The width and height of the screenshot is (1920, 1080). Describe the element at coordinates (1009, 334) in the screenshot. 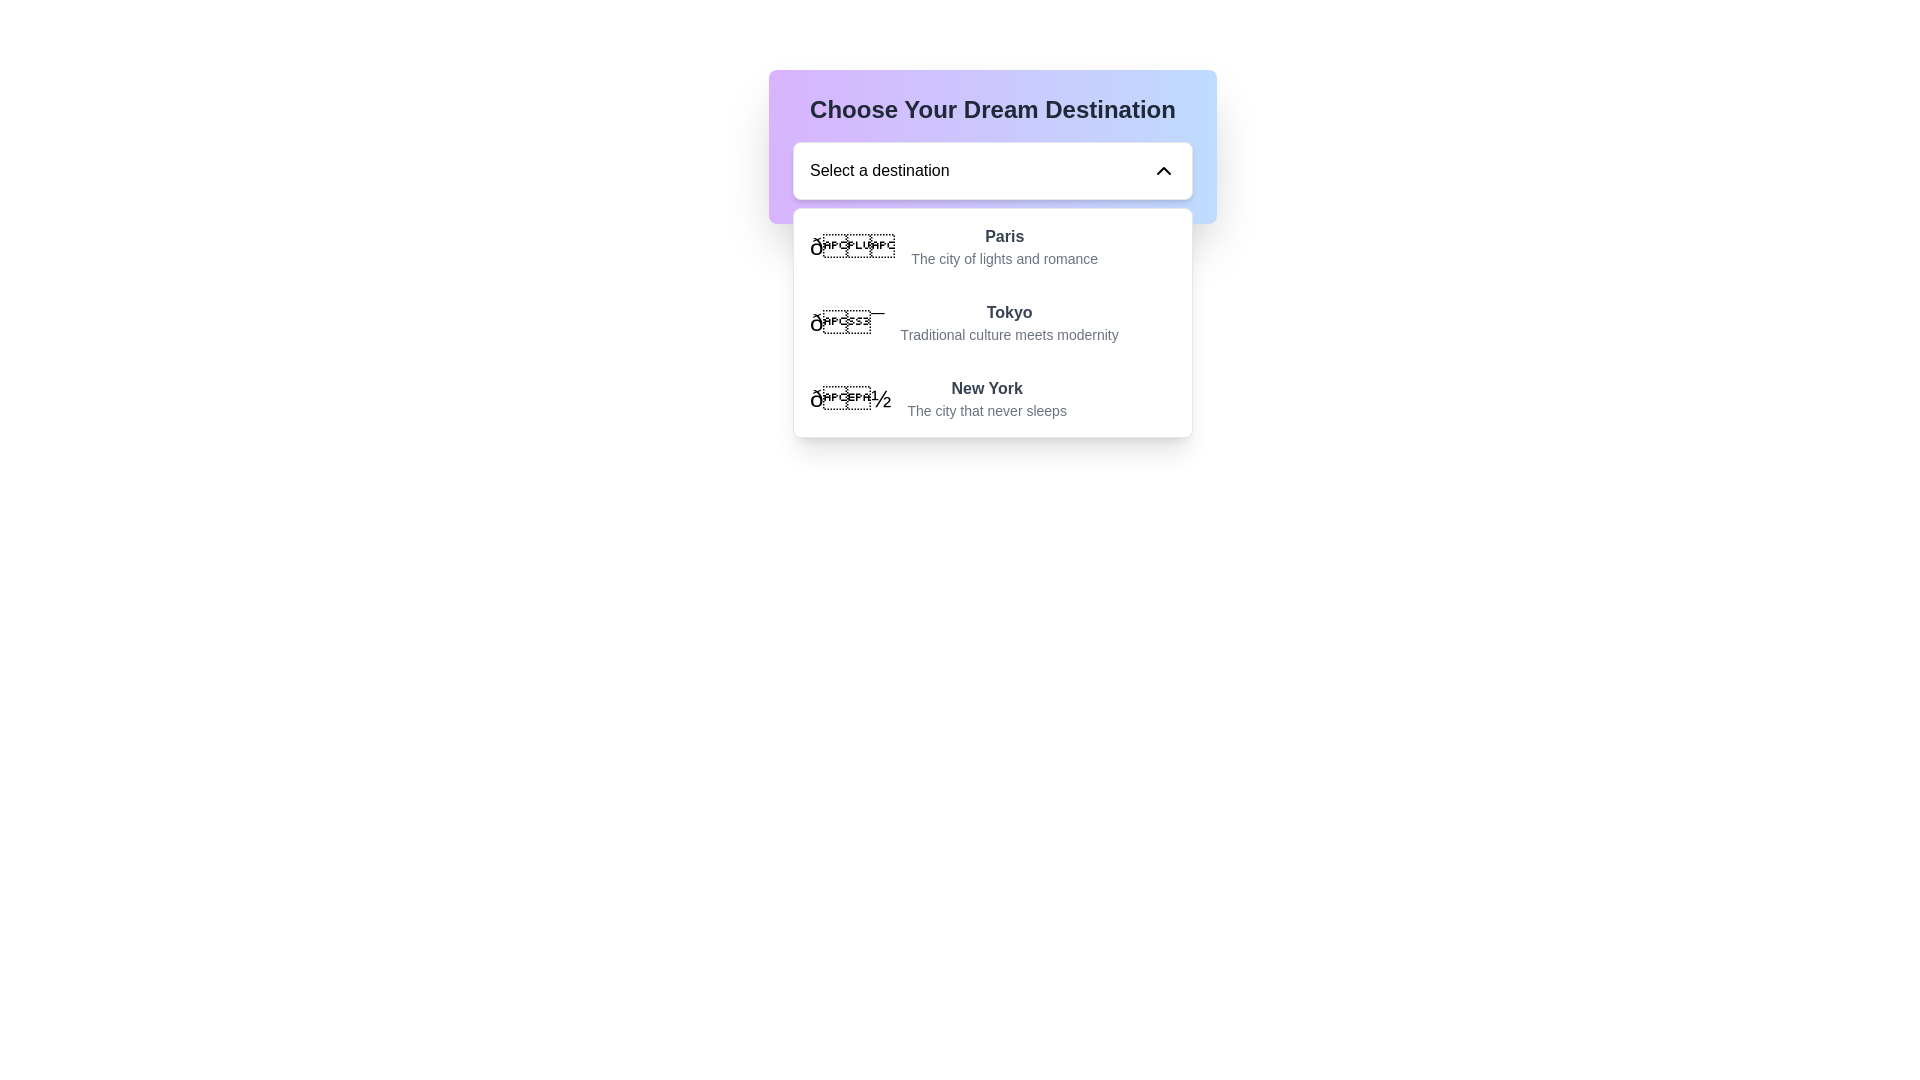

I see `the descriptive subtitle text element for the 'Tokyo' option in the dropdown menu, which is positioned below 'Tokyo' and above 'New York'` at that location.